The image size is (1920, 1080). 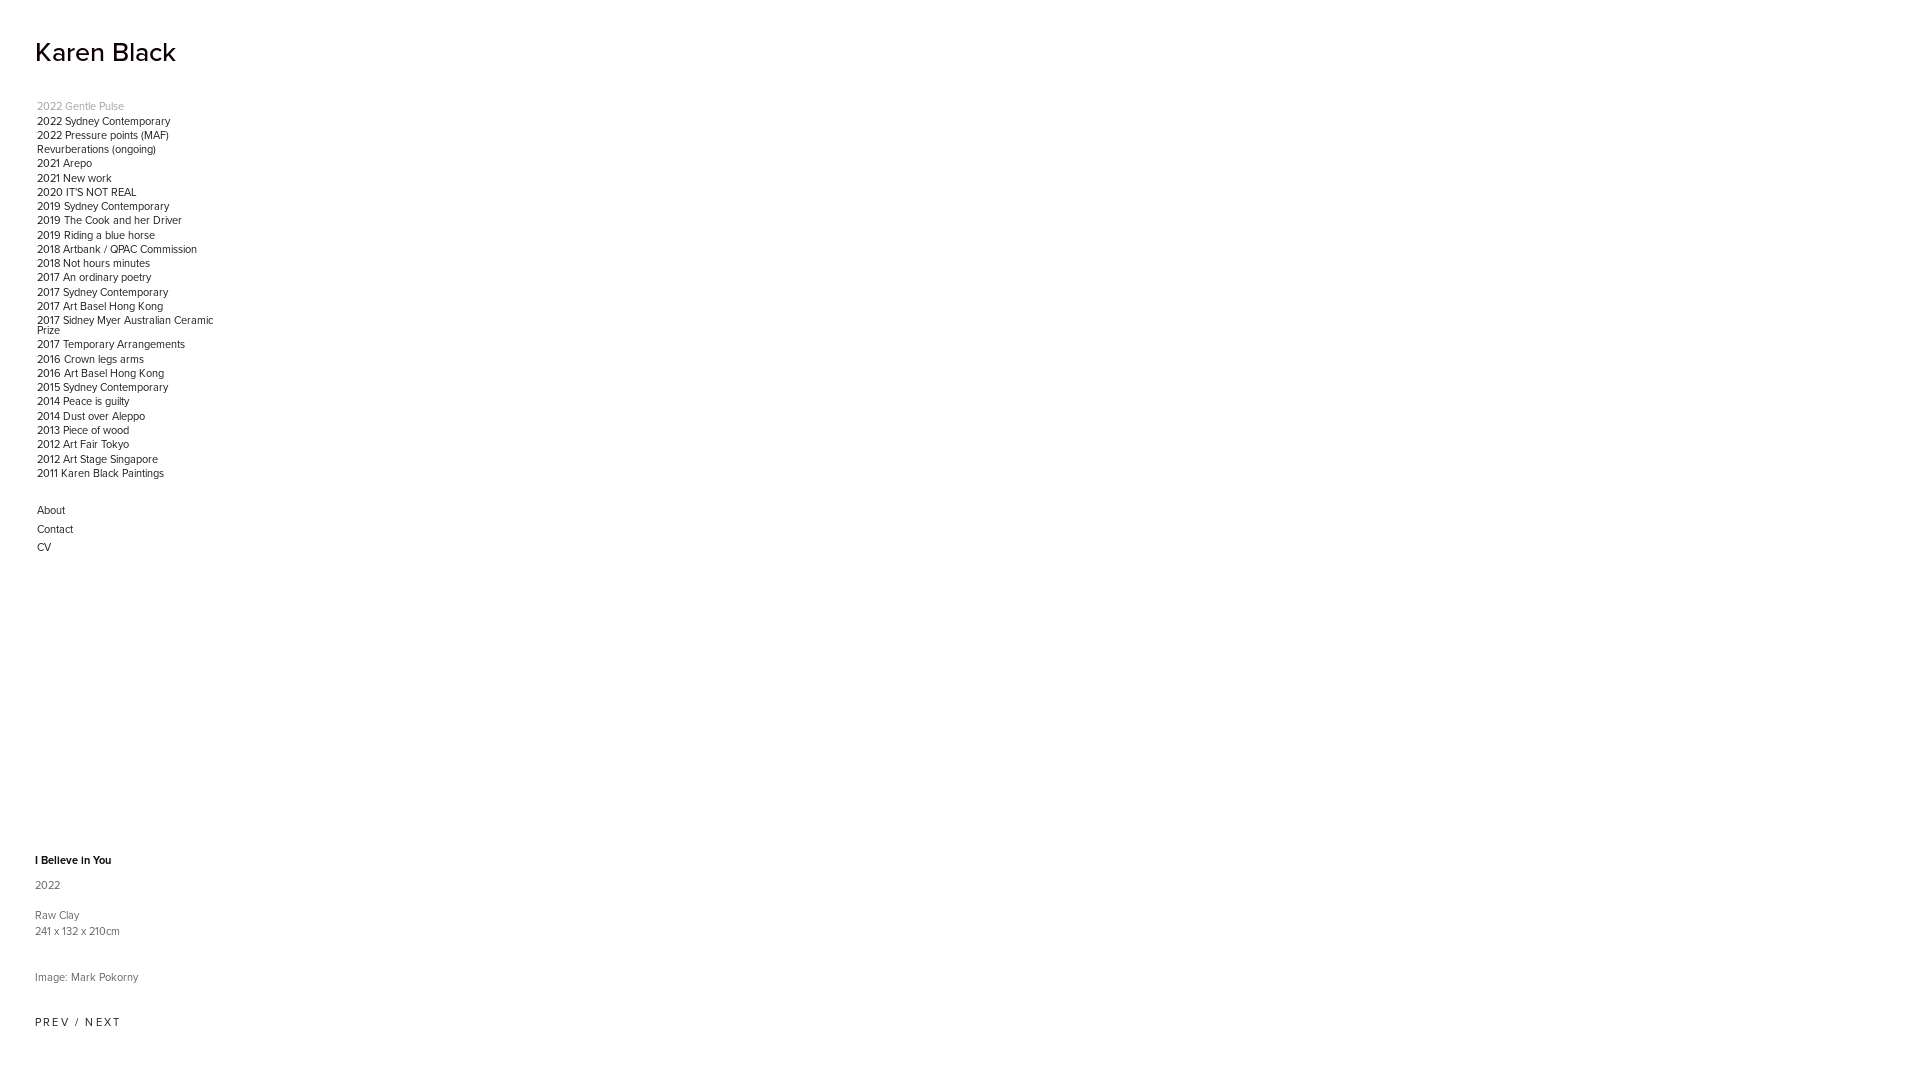 What do you see at coordinates (128, 374) in the screenshot?
I see `'2016 Art Basel Hong Kong'` at bounding box center [128, 374].